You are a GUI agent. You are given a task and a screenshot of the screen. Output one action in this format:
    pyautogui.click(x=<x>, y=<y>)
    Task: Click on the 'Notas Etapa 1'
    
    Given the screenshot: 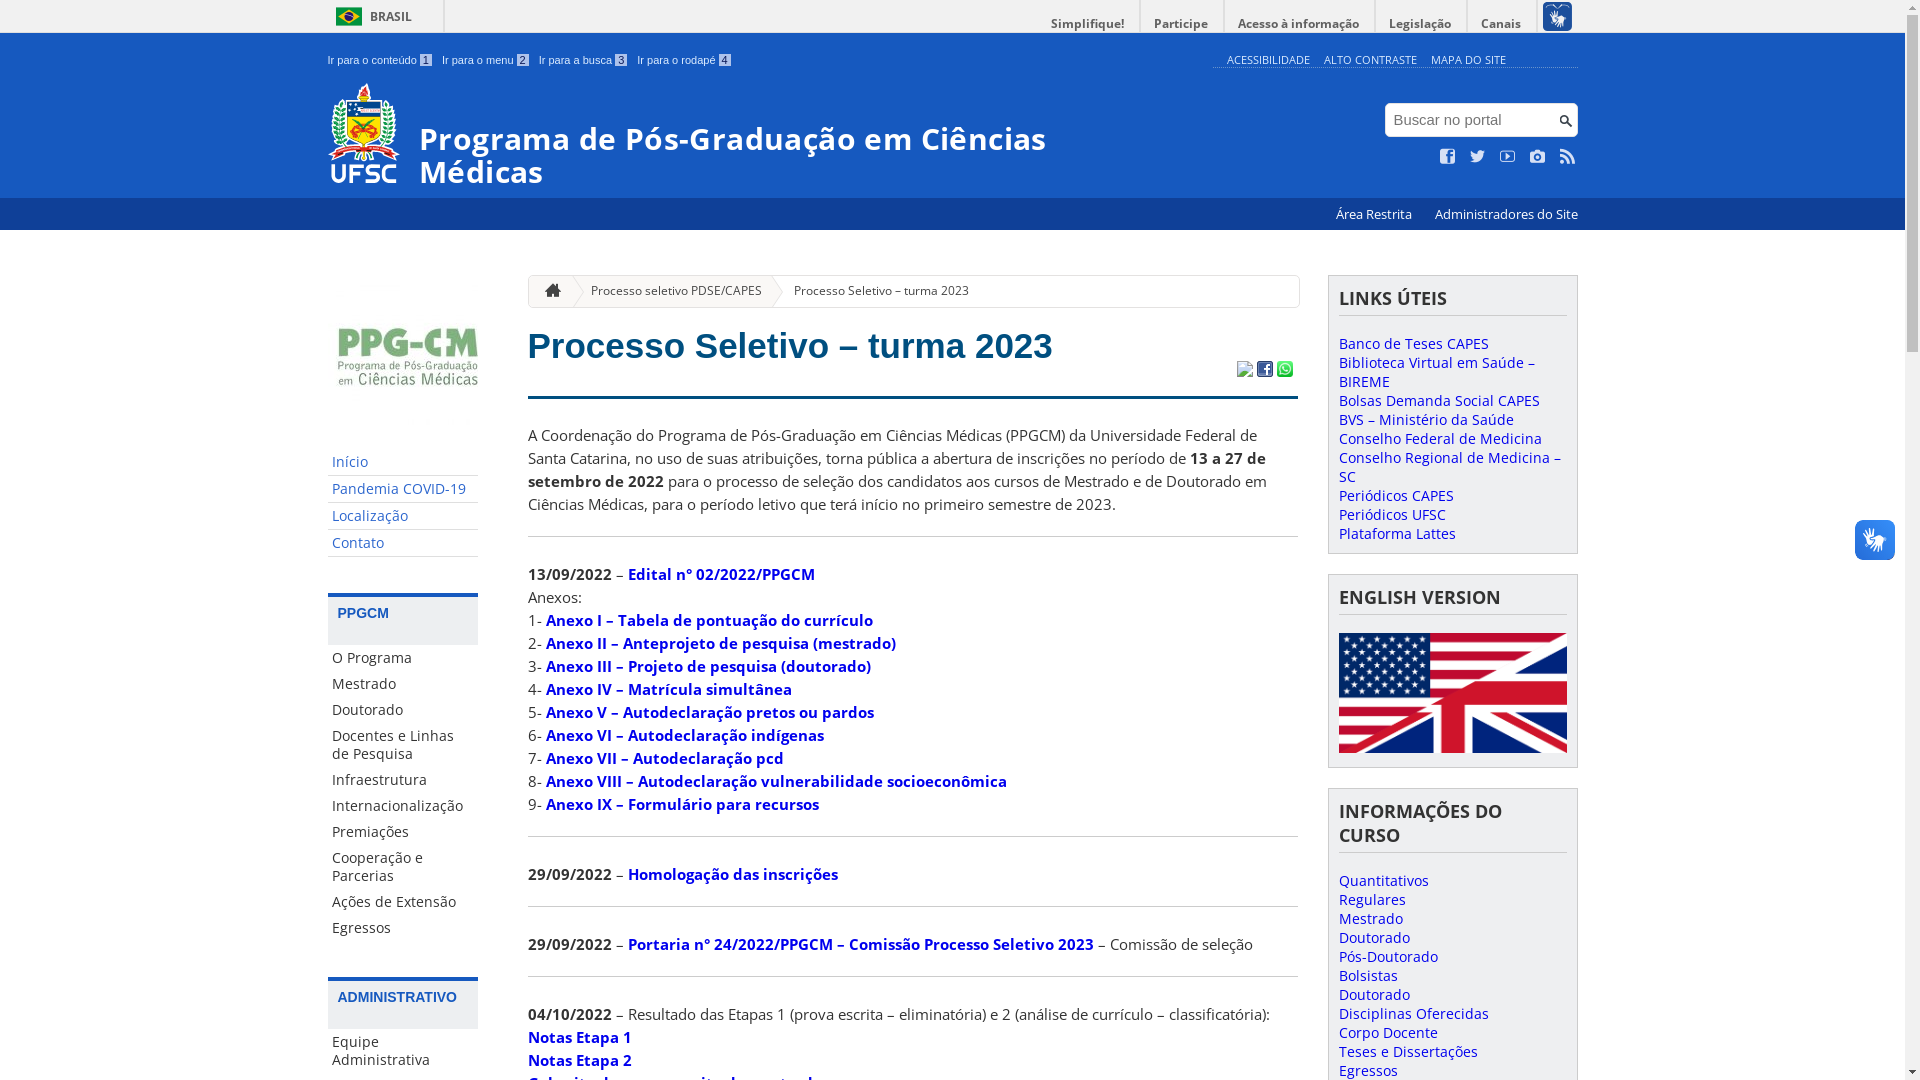 What is the action you would take?
    pyautogui.click(x=528, y=1036)
    